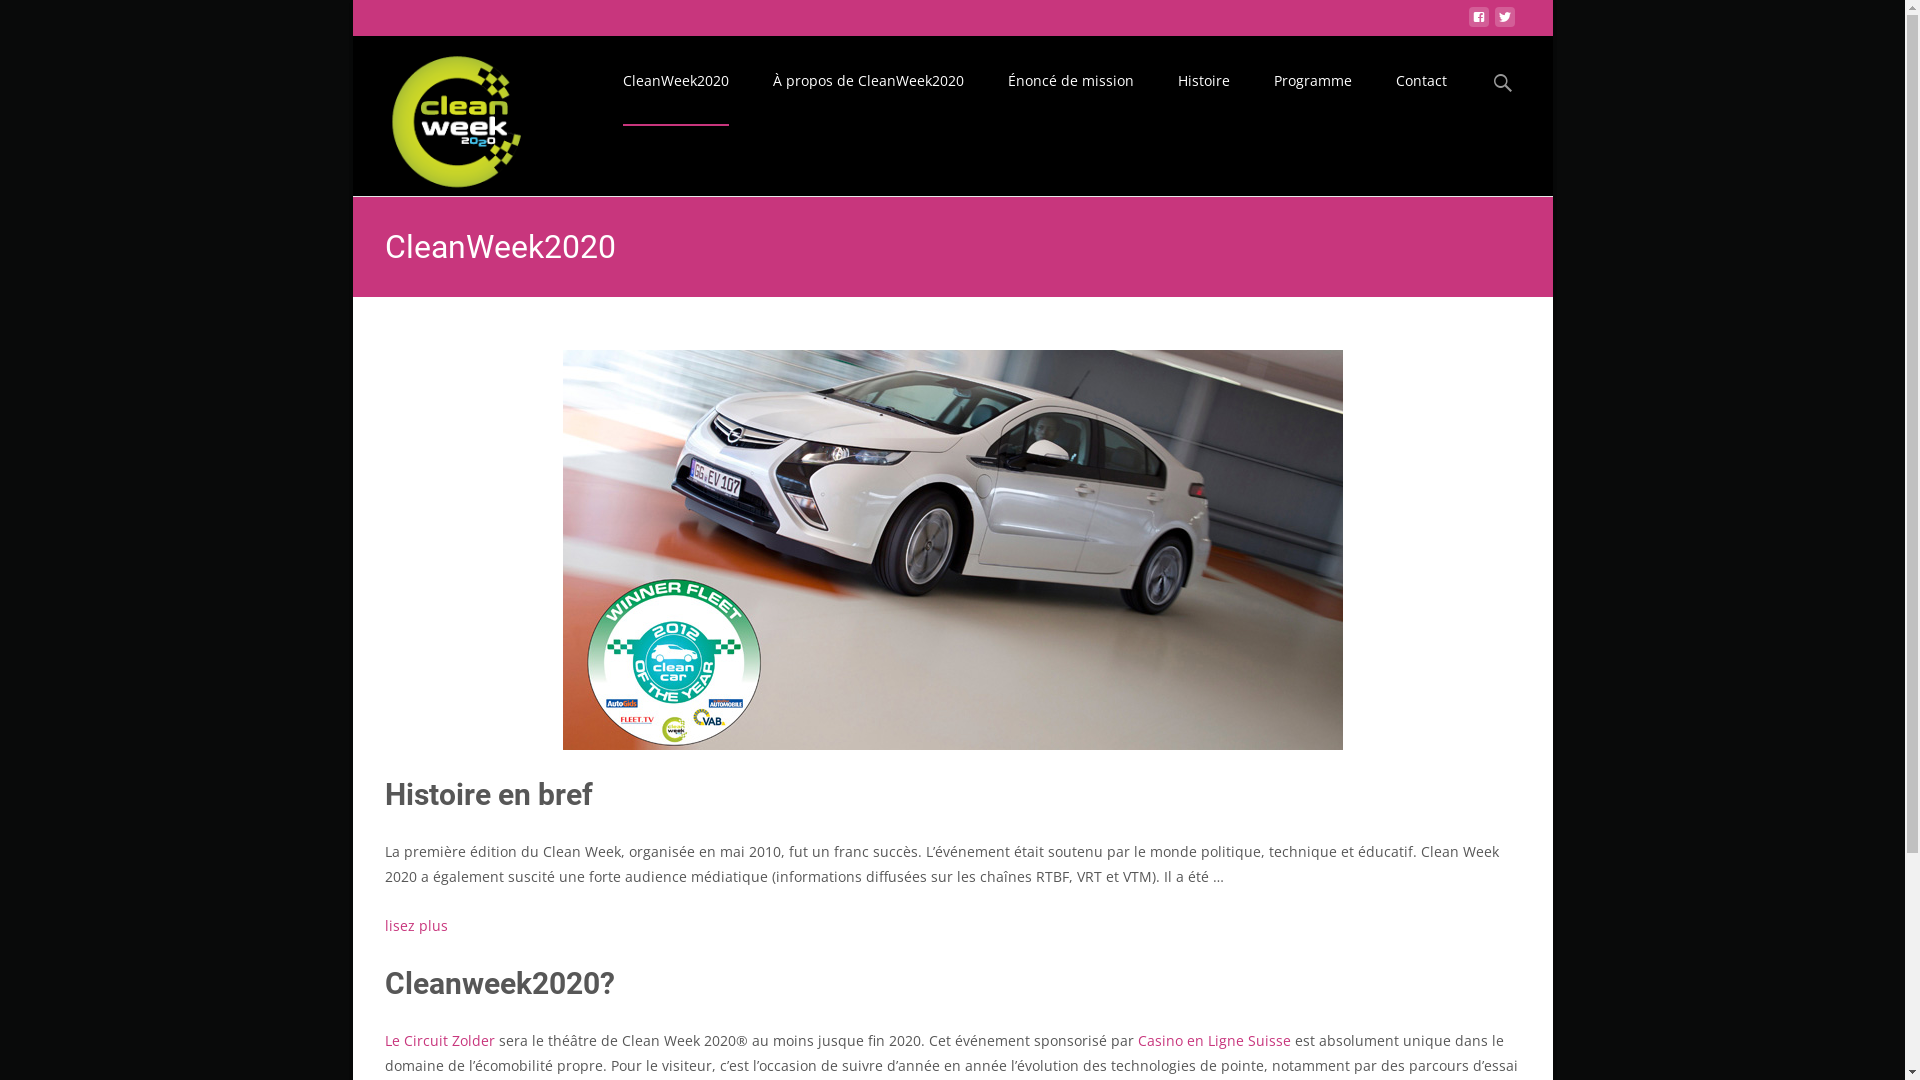 The width and height of the screenshot is (1920, 1080). Describe the element at coordinates (1468, 22) in the screenshot. I see `'facebook'` at that location.